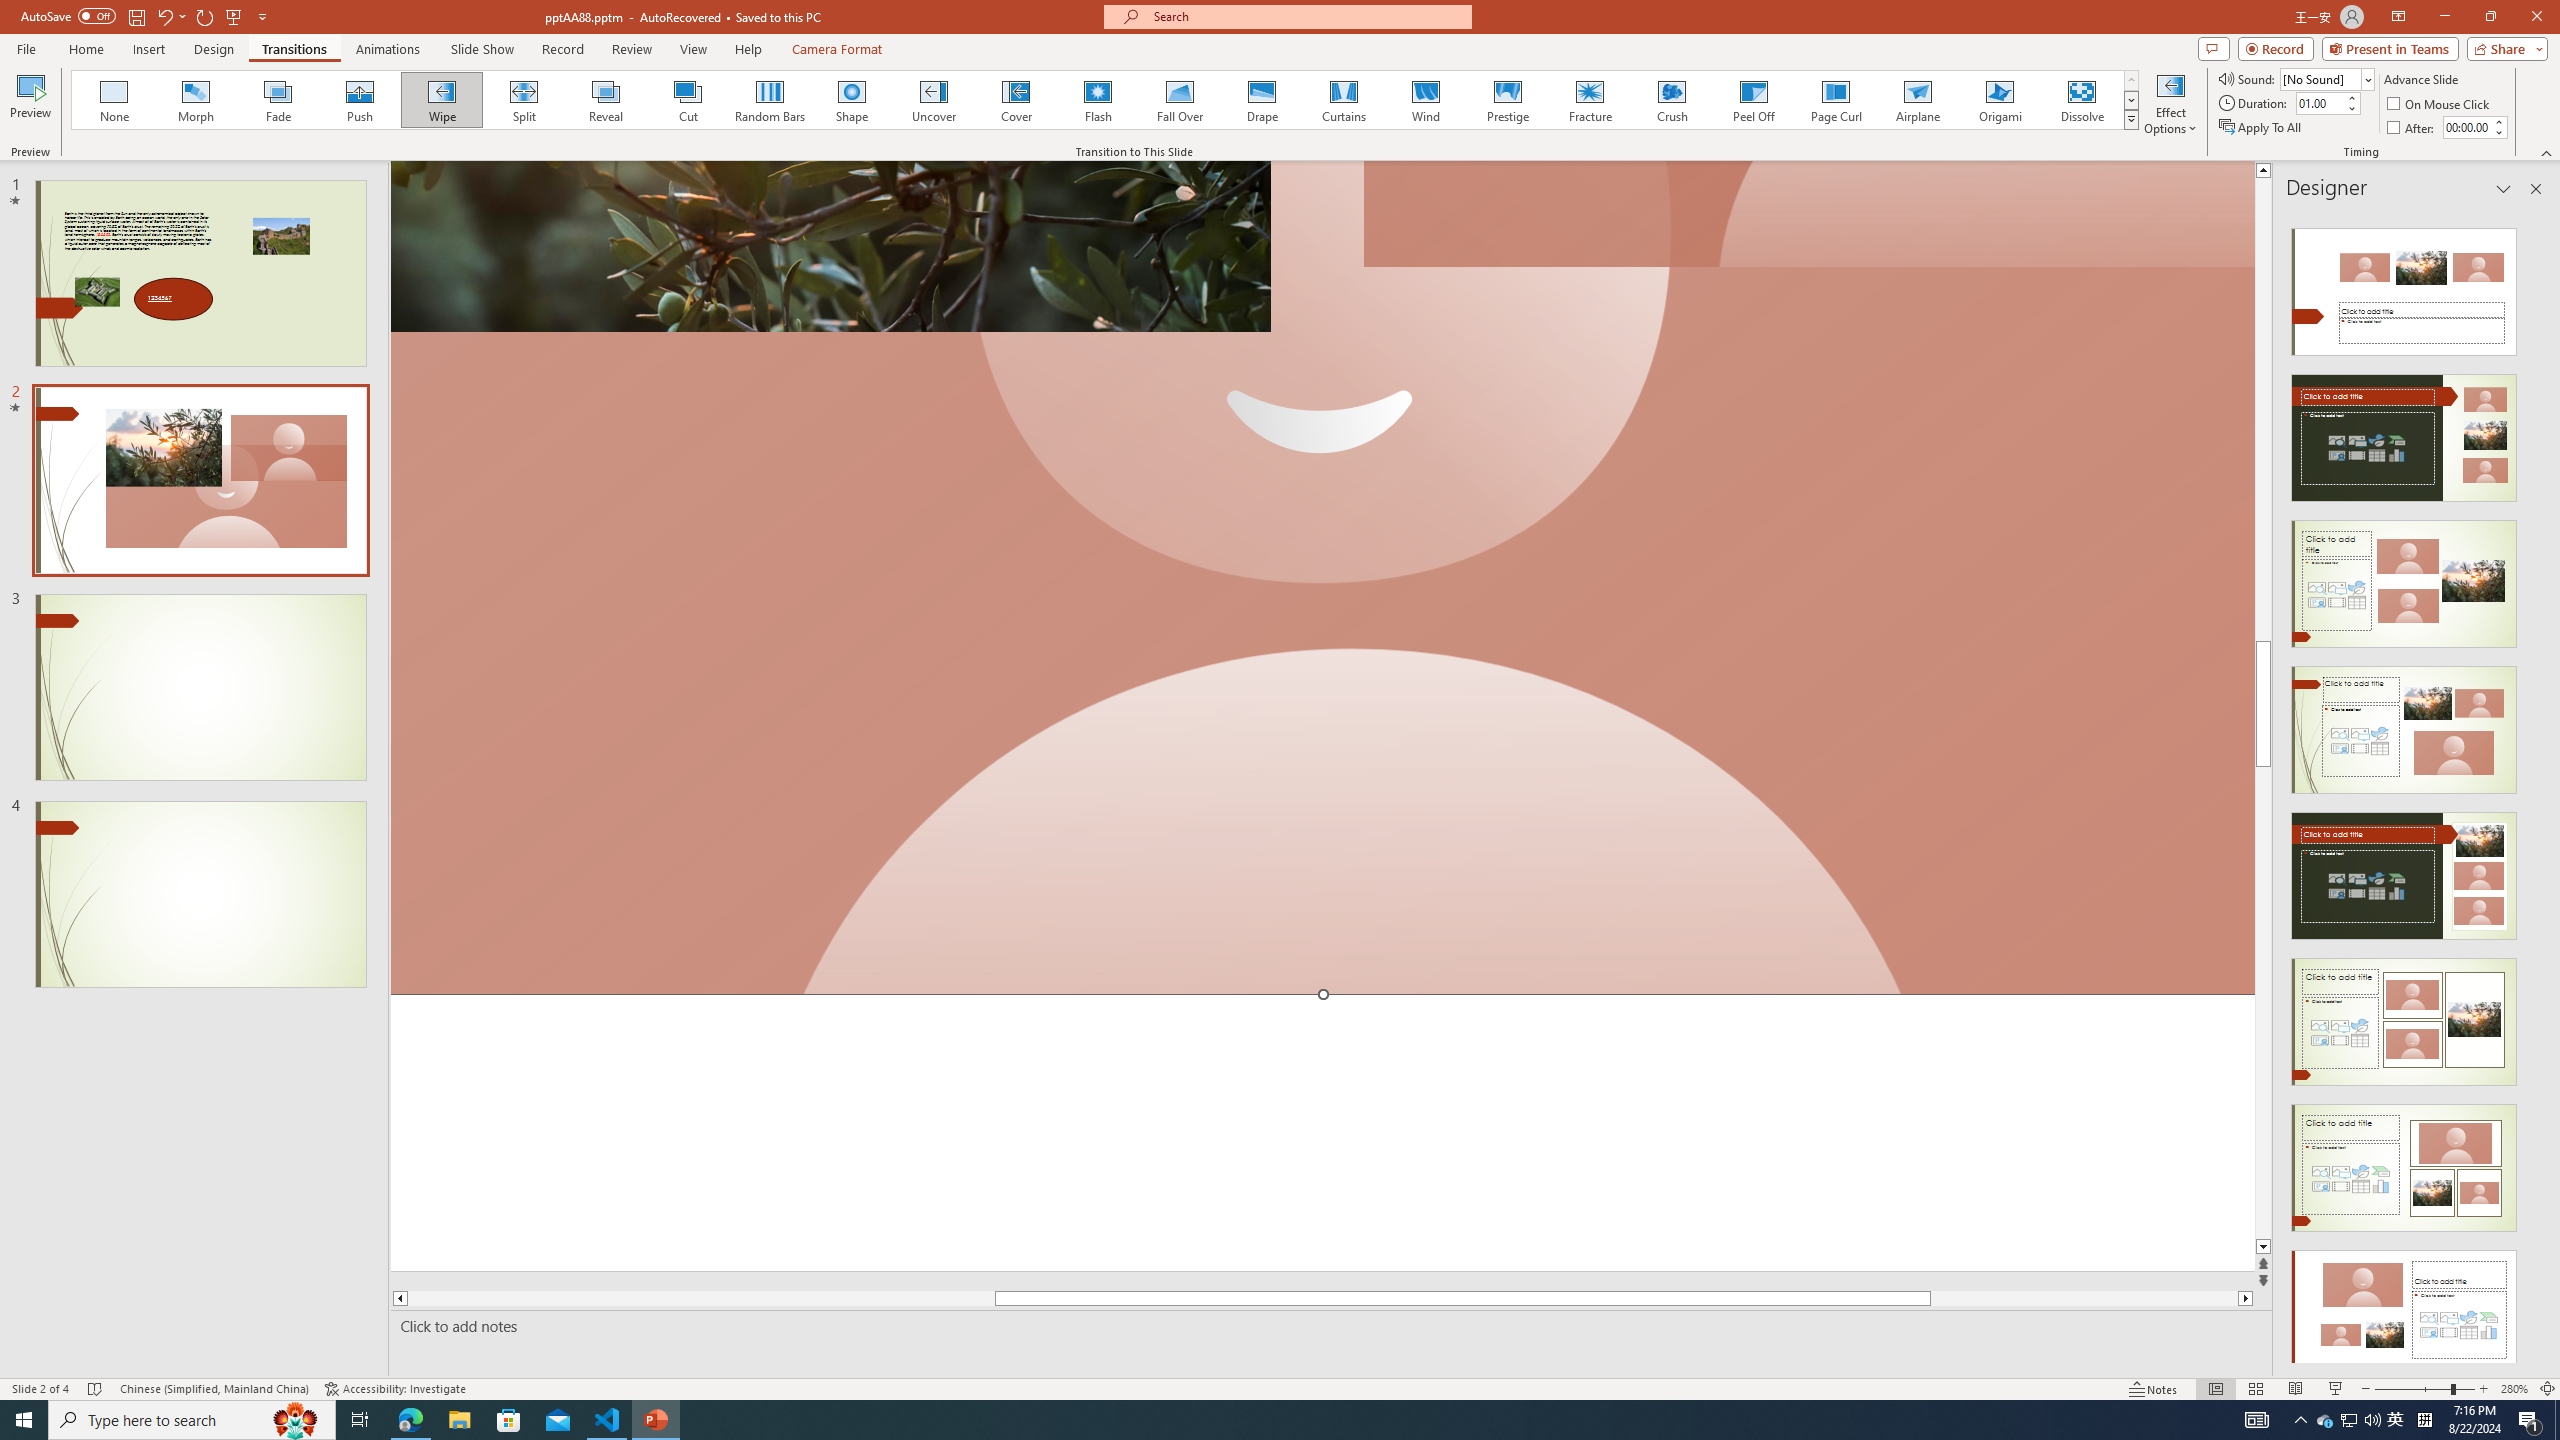 This screenshot has width=2560, height=1440. I want to click on 'Home', so click(85, 49).